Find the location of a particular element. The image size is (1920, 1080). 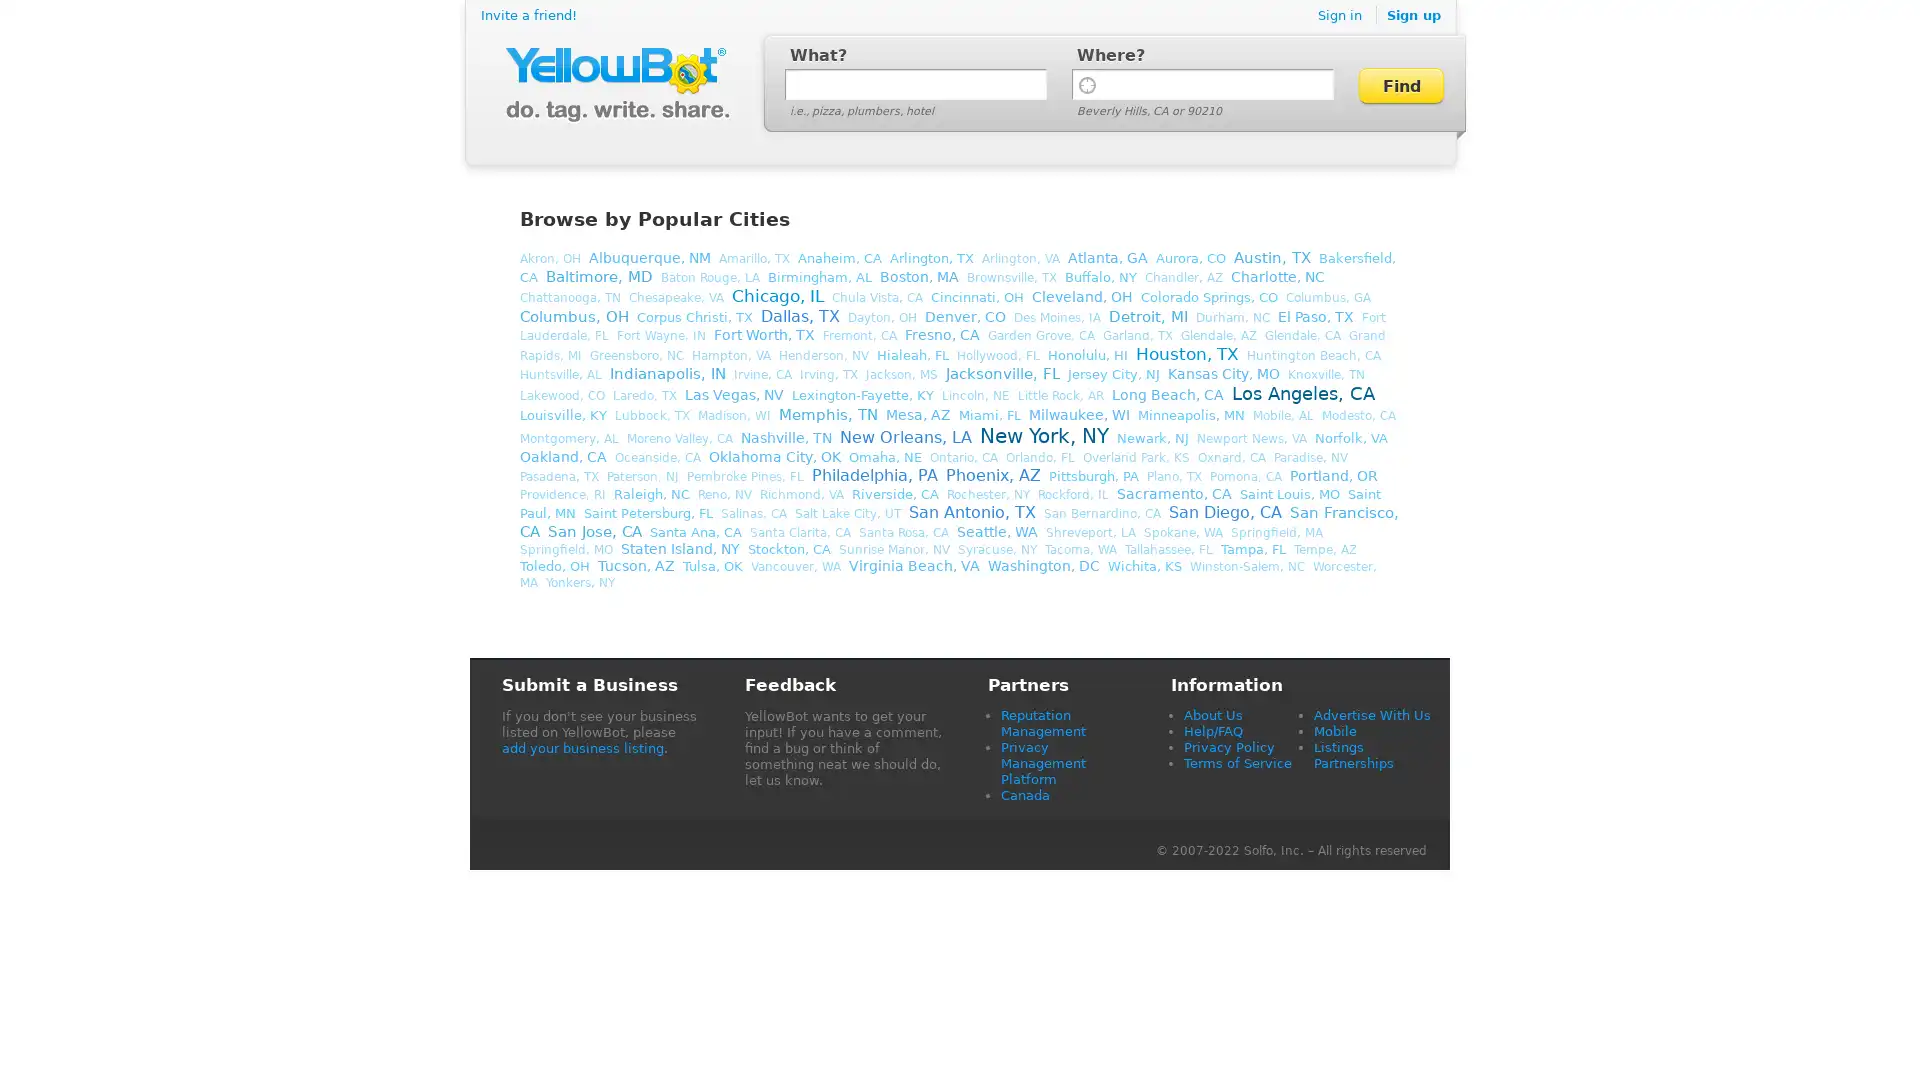

Find is located at coordinates (1400, 84).